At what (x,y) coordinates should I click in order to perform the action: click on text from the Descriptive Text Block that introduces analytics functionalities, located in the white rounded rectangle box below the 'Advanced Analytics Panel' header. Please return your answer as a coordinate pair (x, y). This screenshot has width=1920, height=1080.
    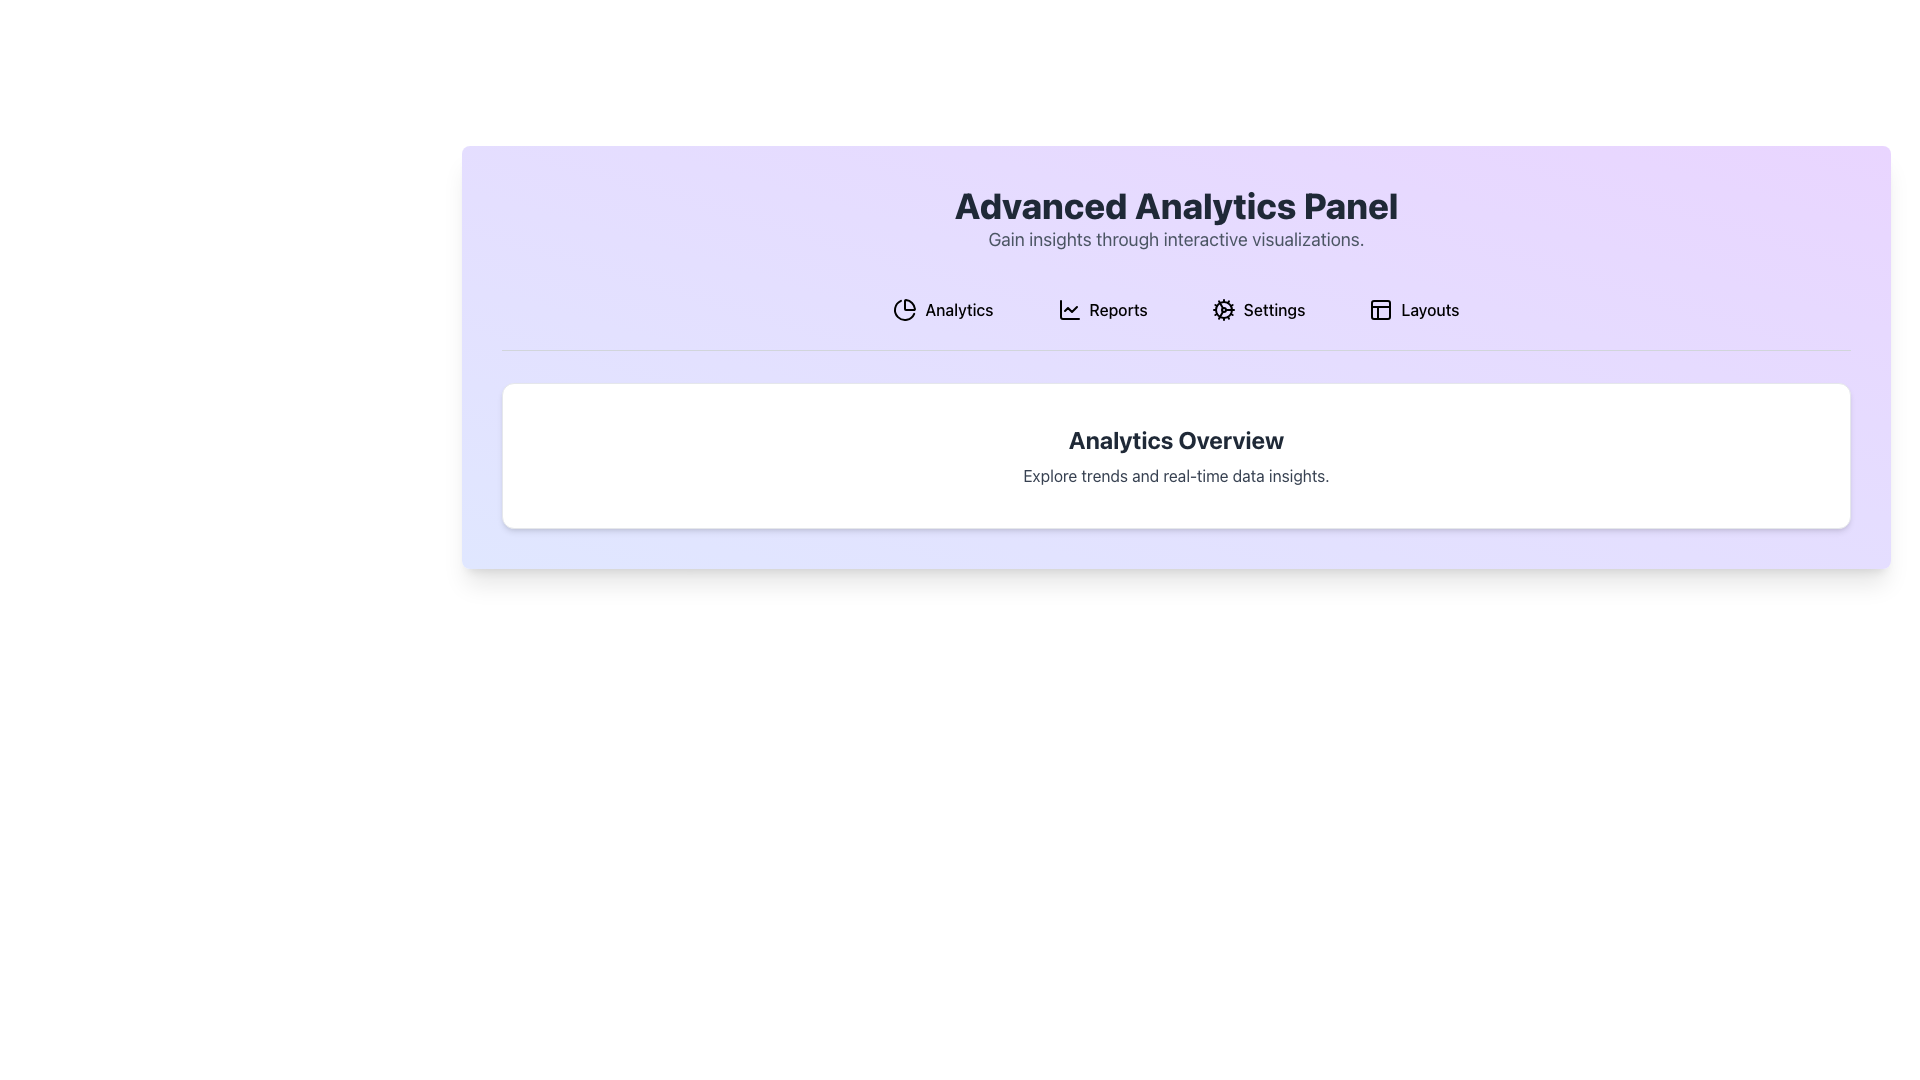
    Looking at the image, I should click on (1176, 455).